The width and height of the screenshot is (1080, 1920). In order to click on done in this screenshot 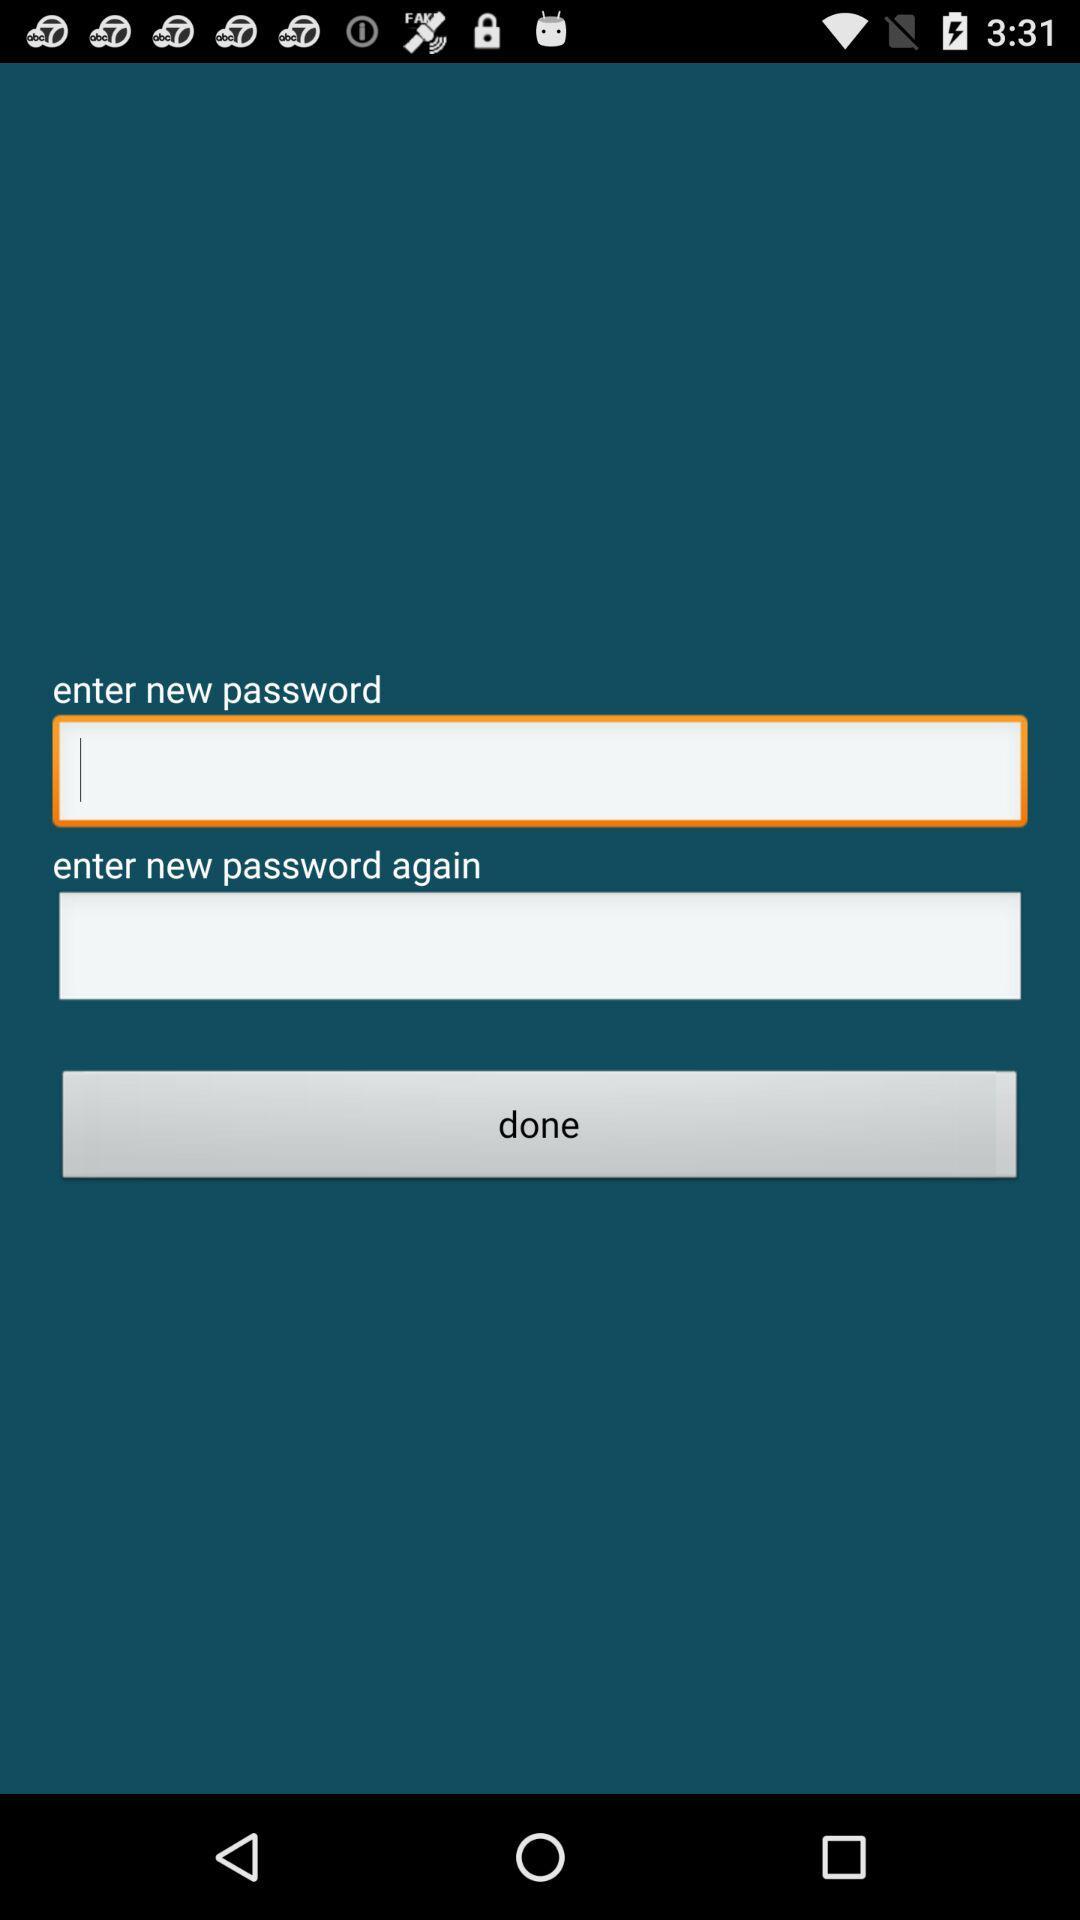, I will do `click(540, 1130)`.